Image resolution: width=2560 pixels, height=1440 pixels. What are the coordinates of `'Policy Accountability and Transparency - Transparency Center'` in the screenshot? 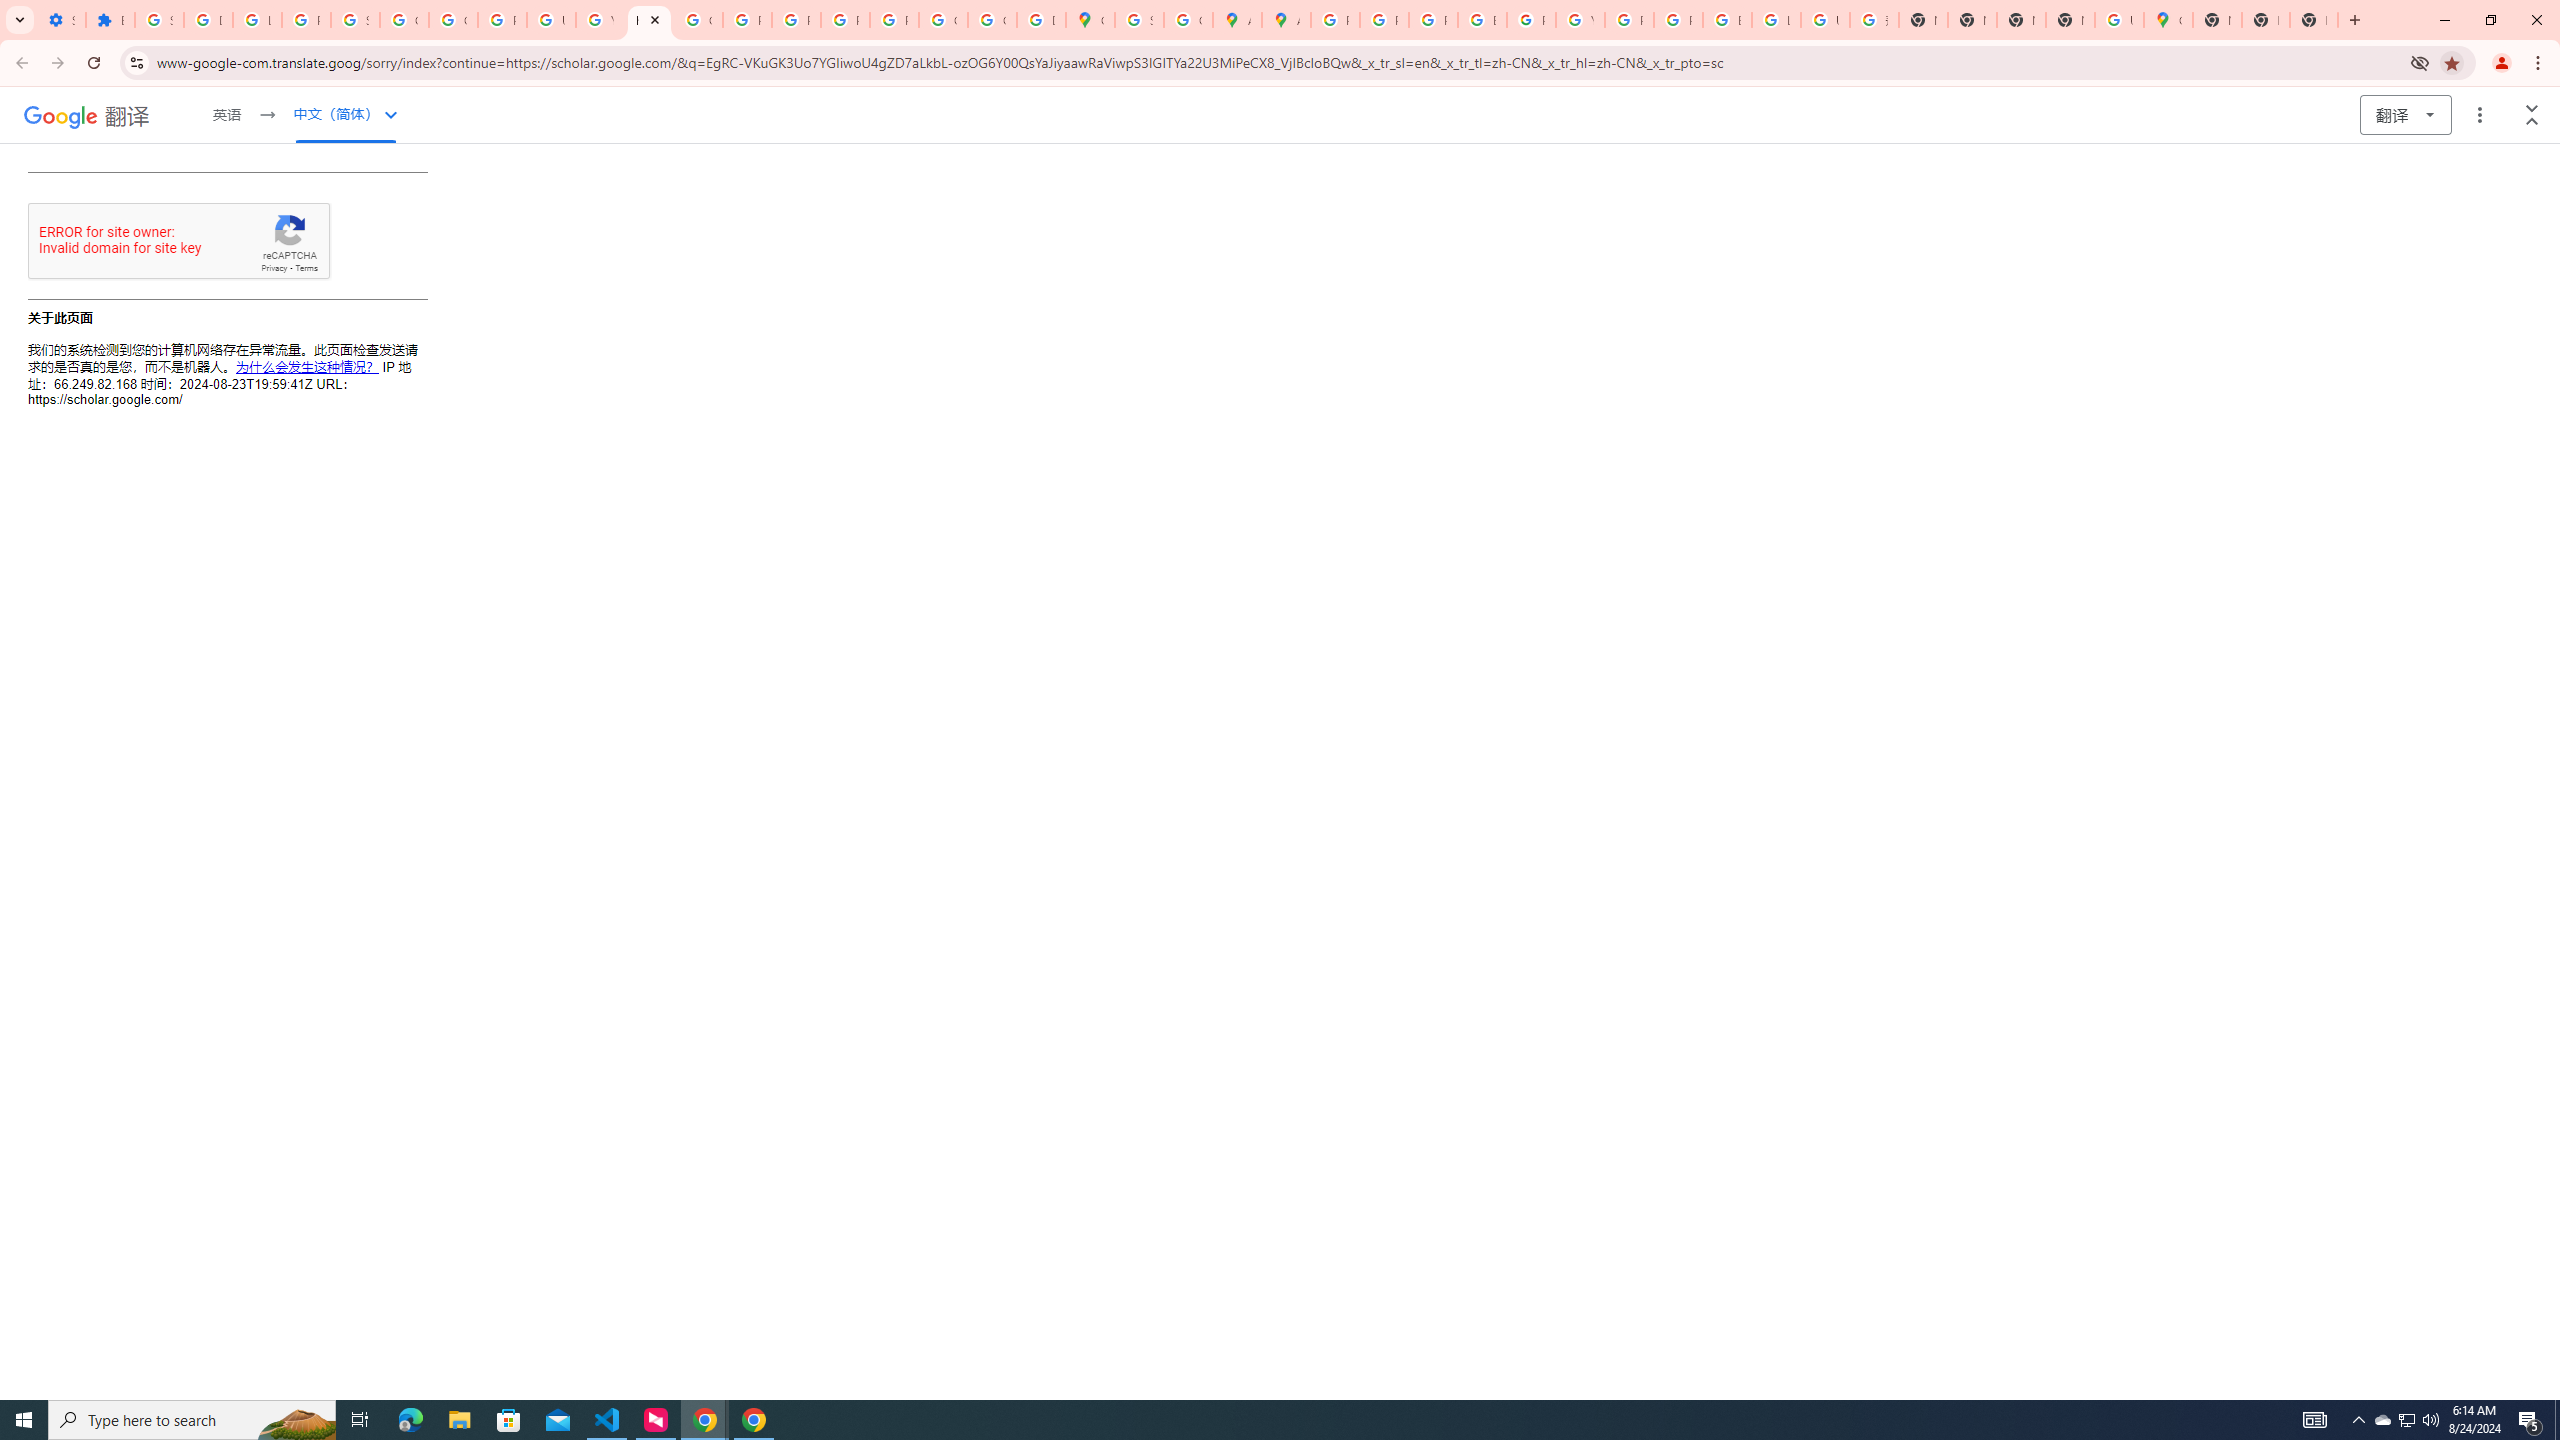 It's located at (1336, 19).